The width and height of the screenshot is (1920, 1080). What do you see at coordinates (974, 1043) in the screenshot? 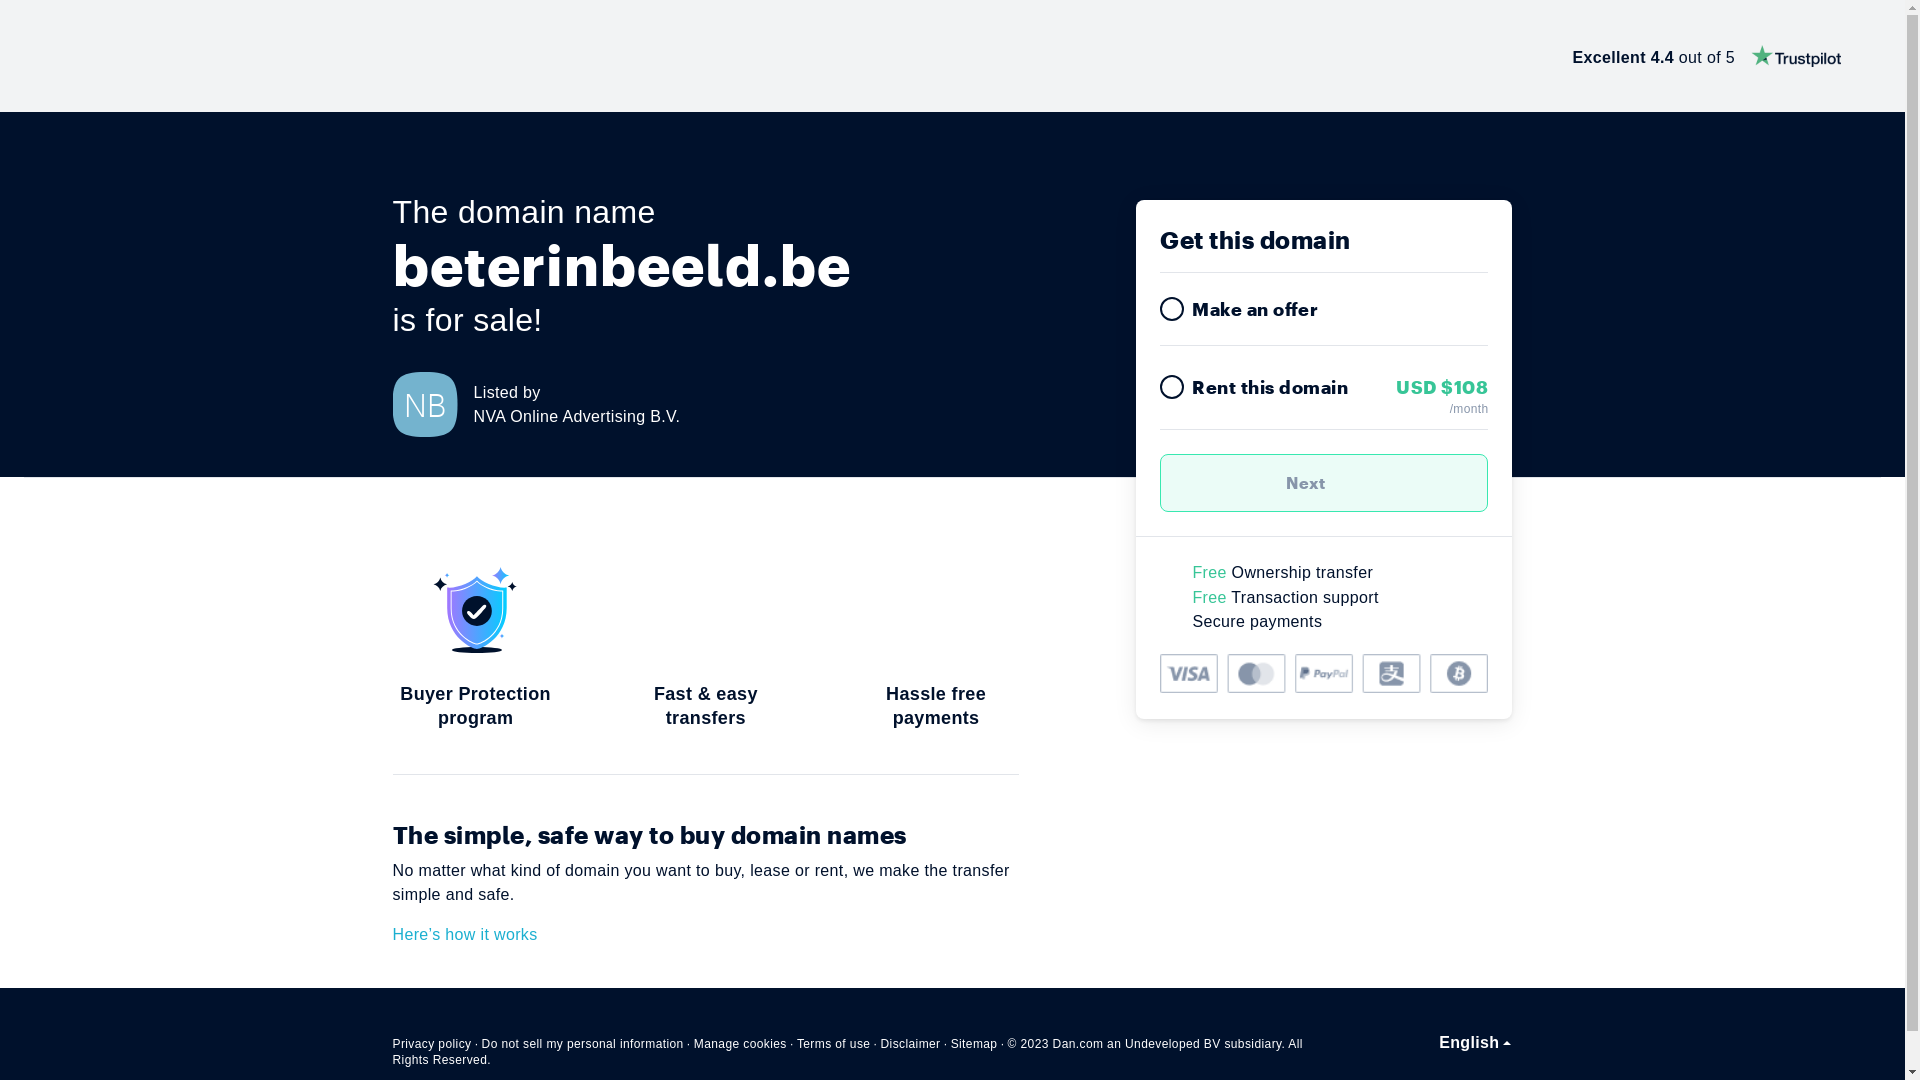
I see `'Sitemap'` at bounding box center [974, 1043].